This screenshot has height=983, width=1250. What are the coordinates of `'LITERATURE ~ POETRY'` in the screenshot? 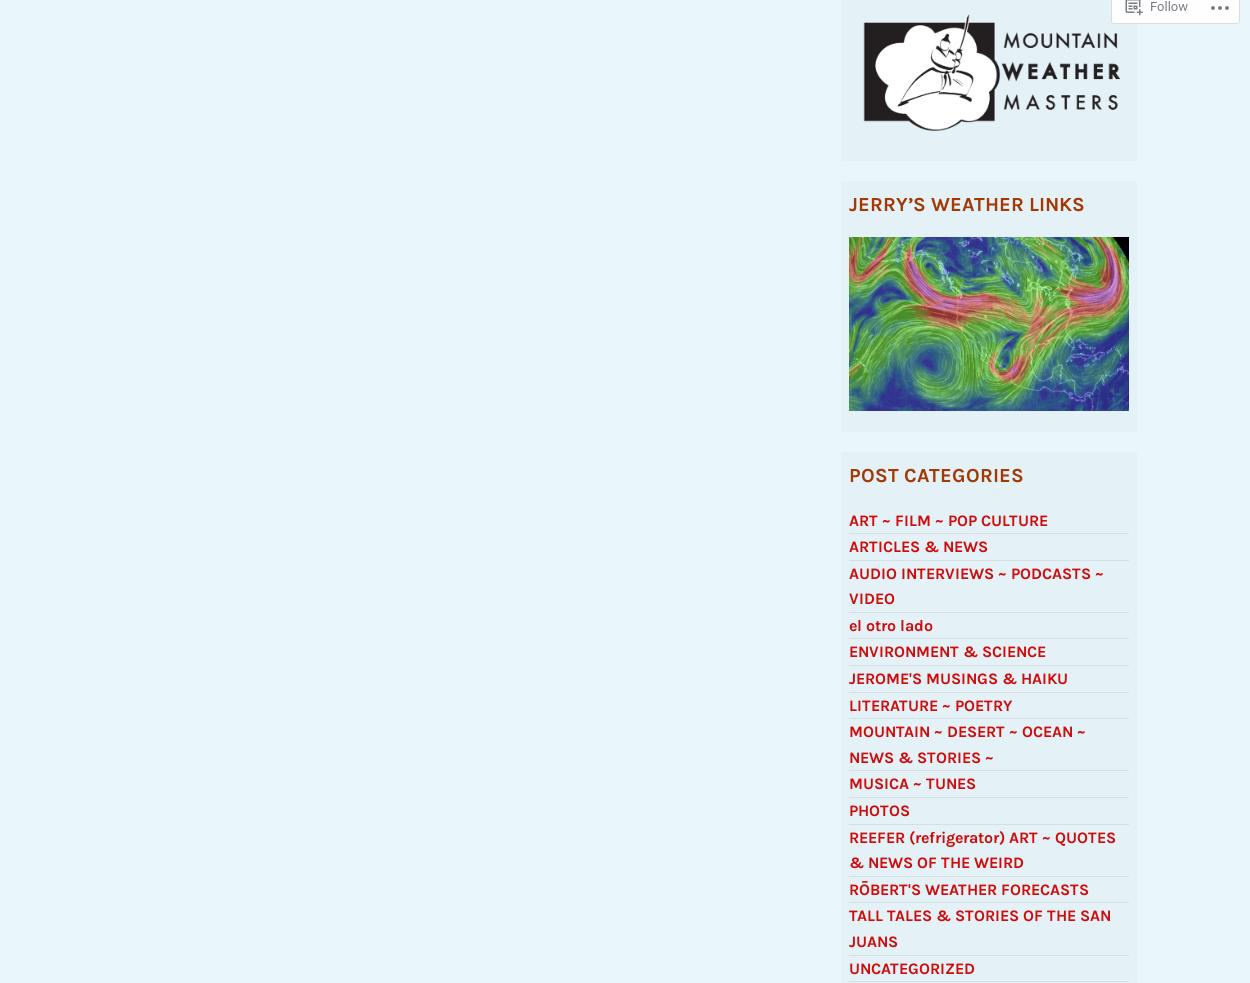 It's located at (848, 713).